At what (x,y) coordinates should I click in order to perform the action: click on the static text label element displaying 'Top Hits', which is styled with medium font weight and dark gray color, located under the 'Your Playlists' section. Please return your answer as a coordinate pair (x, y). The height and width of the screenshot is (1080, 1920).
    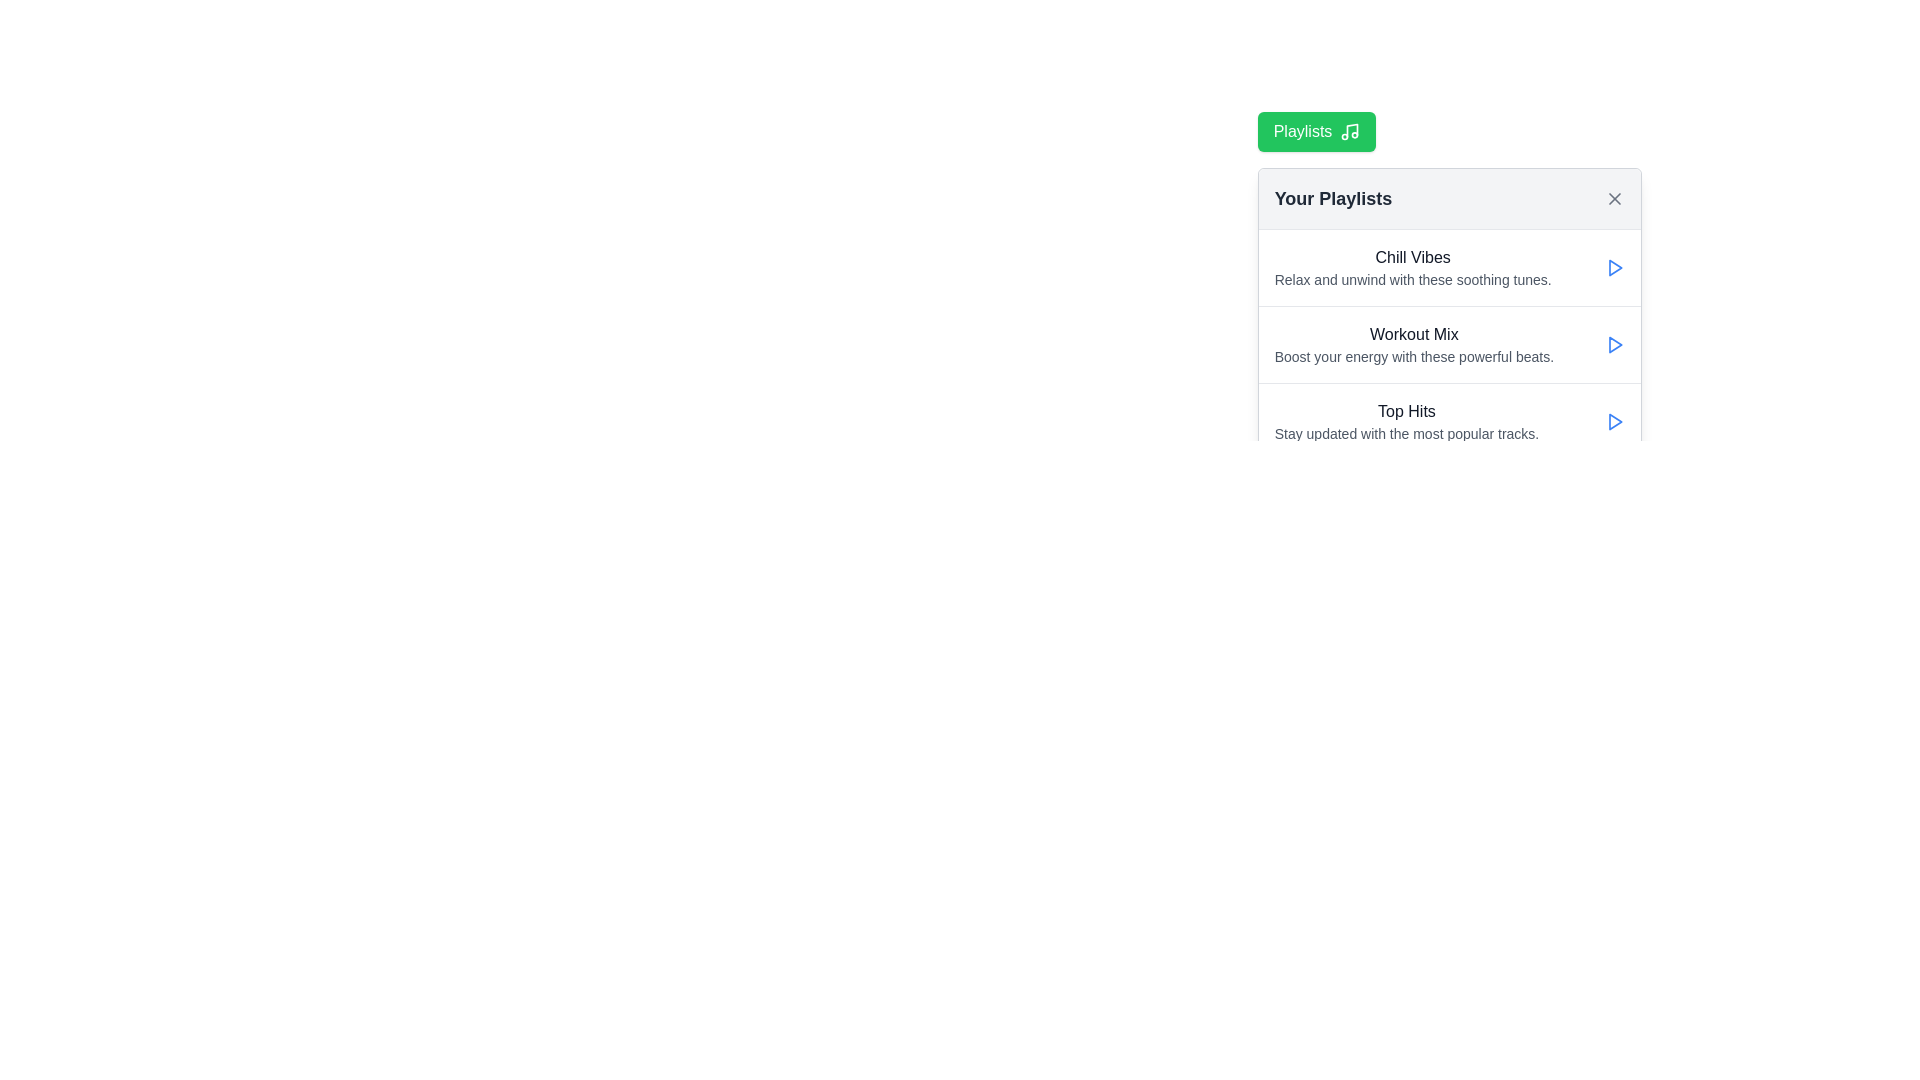
    Looking at the image, I should click on (1405, 411).